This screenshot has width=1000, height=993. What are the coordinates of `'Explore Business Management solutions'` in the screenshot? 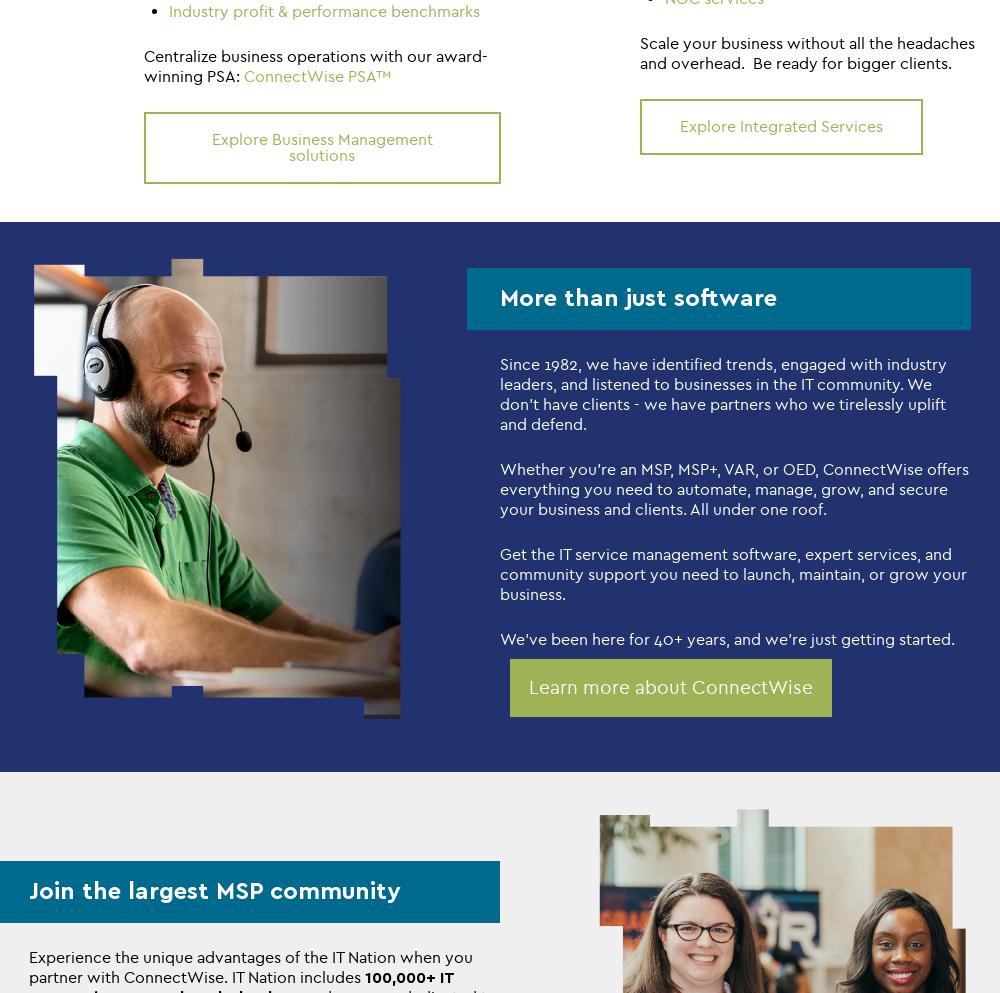 It's located at (320, 146).